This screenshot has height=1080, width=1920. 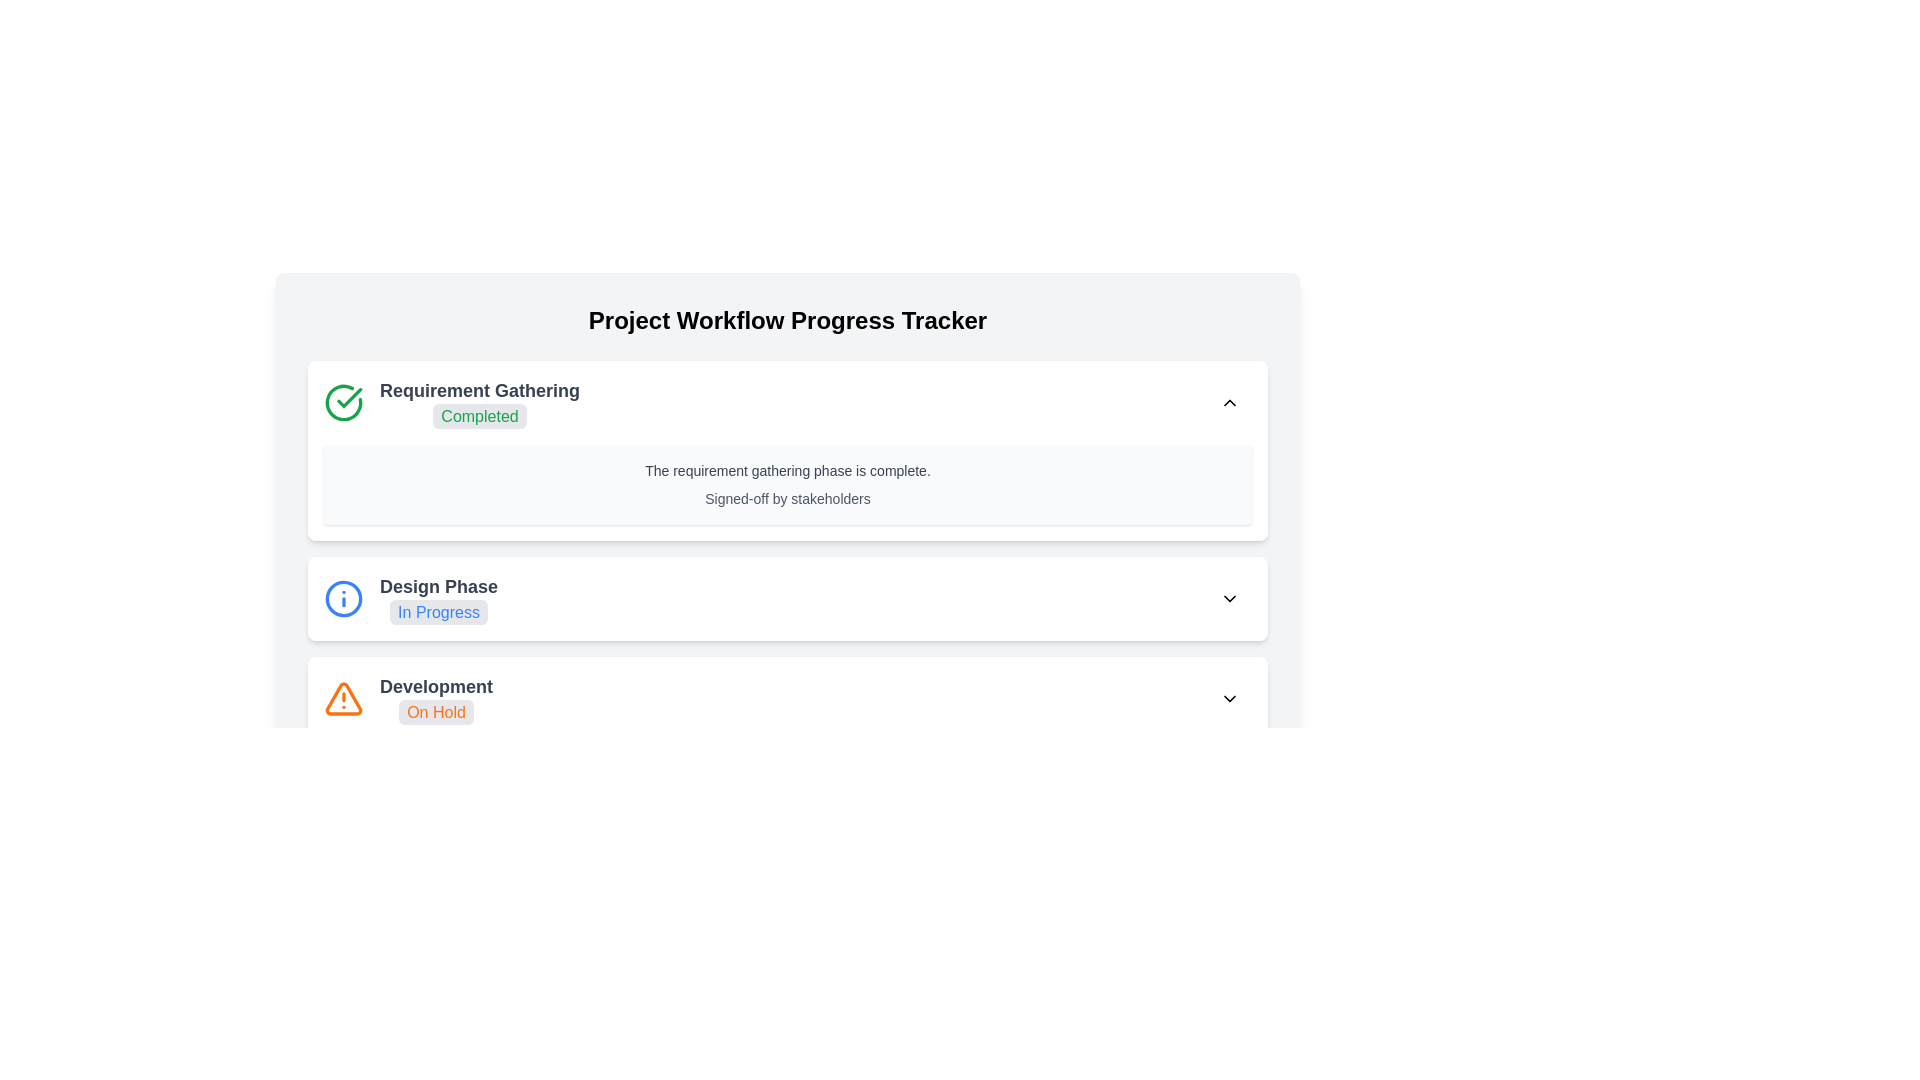 What do you see at coordinates (435, 697) in the screenshot?
I see `status information from the Label with status indicator that displays 'On Hold', positioned below the 'Design Phase' section and aligned with a warning icon` at bounding box center [435, 697].